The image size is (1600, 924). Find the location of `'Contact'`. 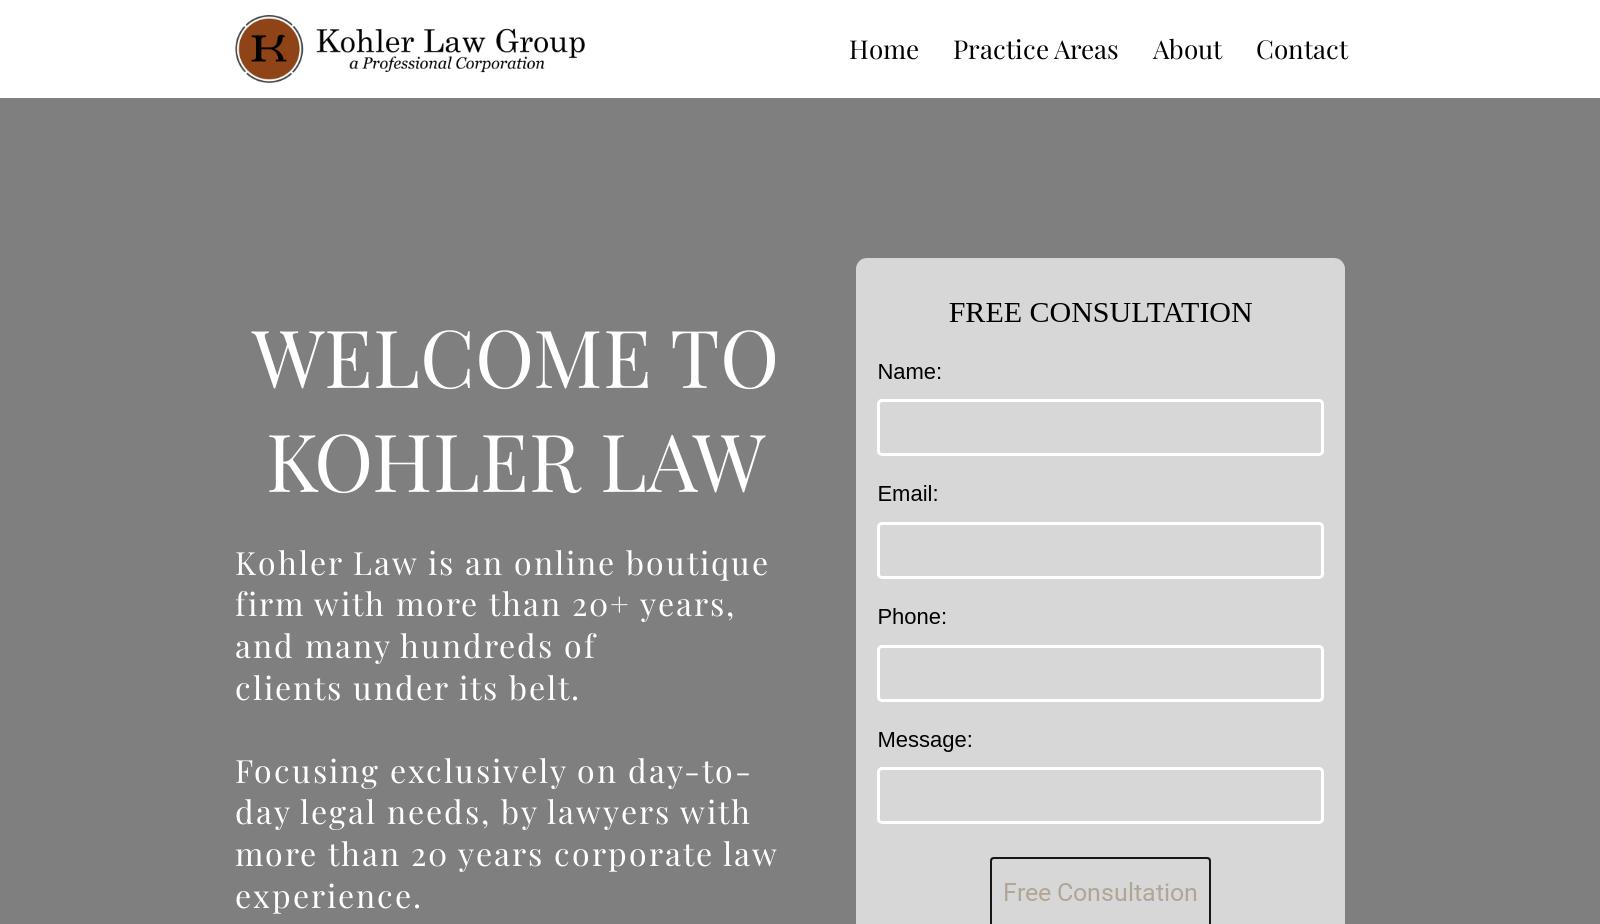

'Contact' is located at coordinates (1300, 47).